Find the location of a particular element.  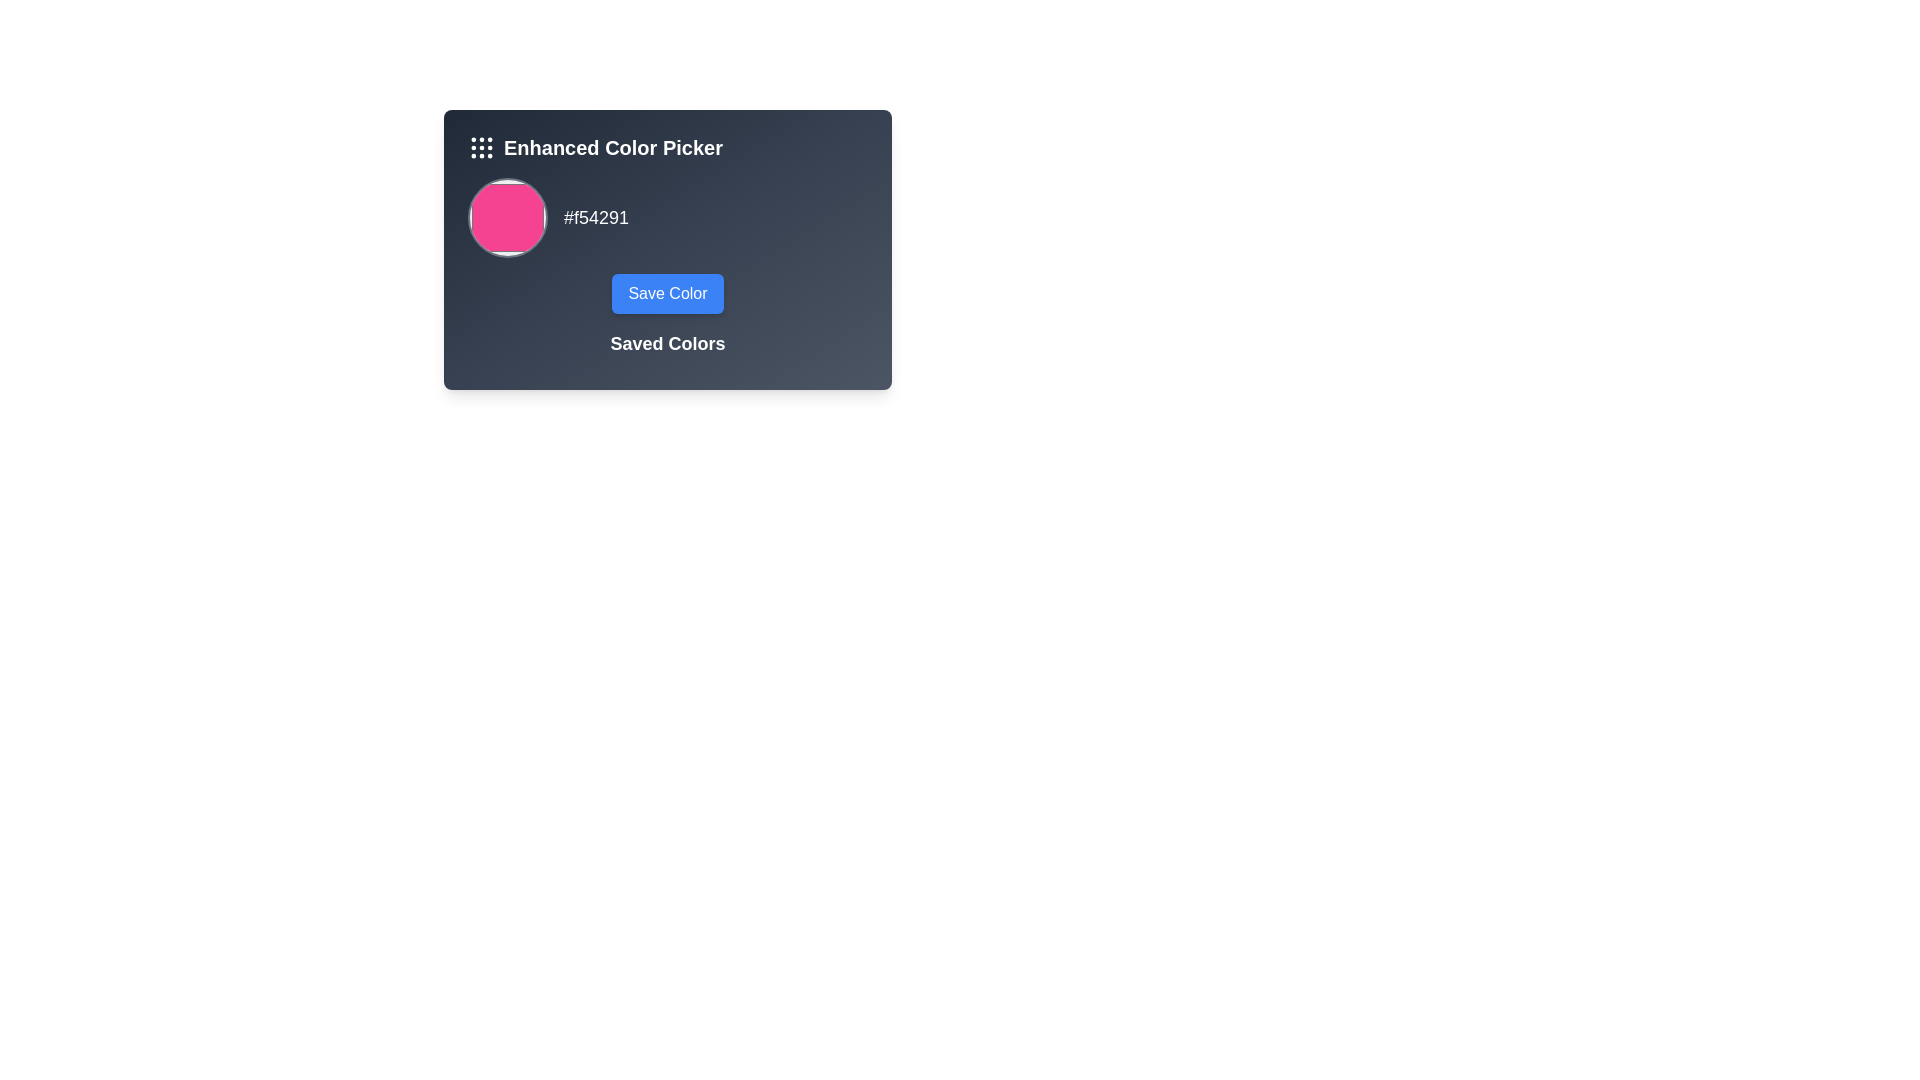

the color swatch representing the color '#f54291' is located at coordinates (508, 218).